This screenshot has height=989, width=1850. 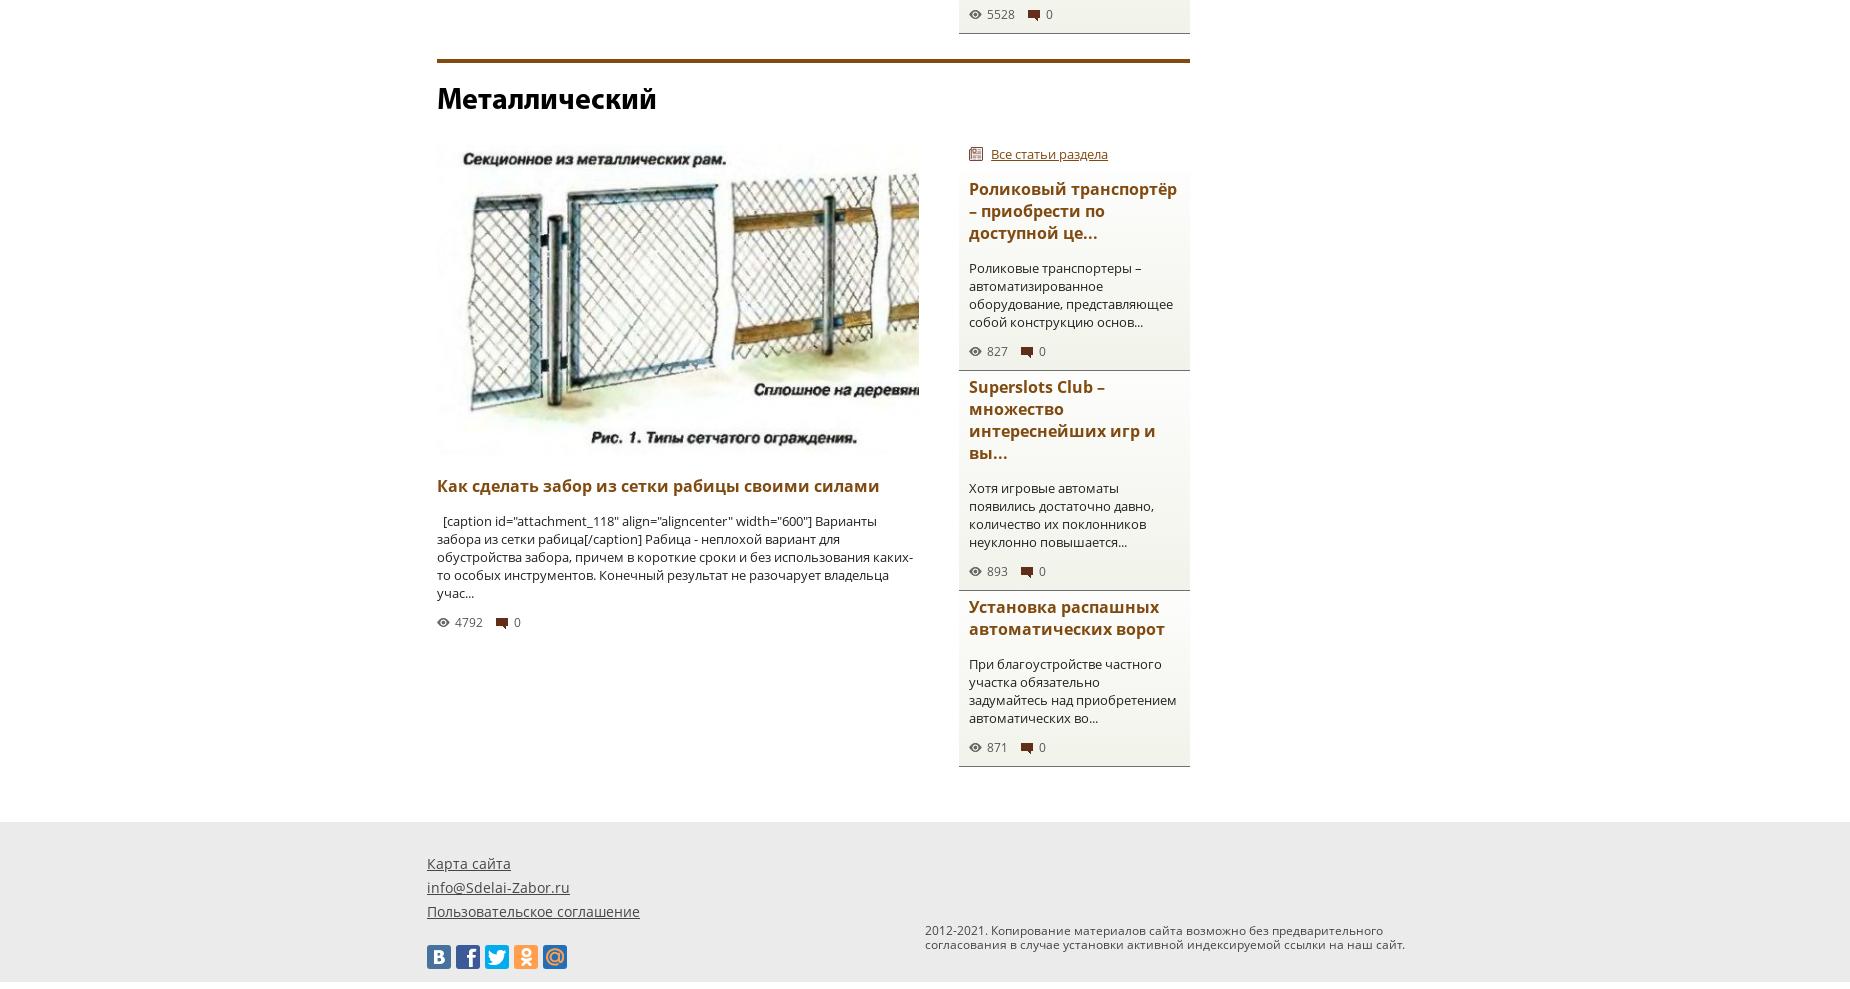 I want to click on 'Роликовые транспортеры – автоматизированное оборудование, представляющее собой конструкцию основ...', so click(x=1069, y=295).